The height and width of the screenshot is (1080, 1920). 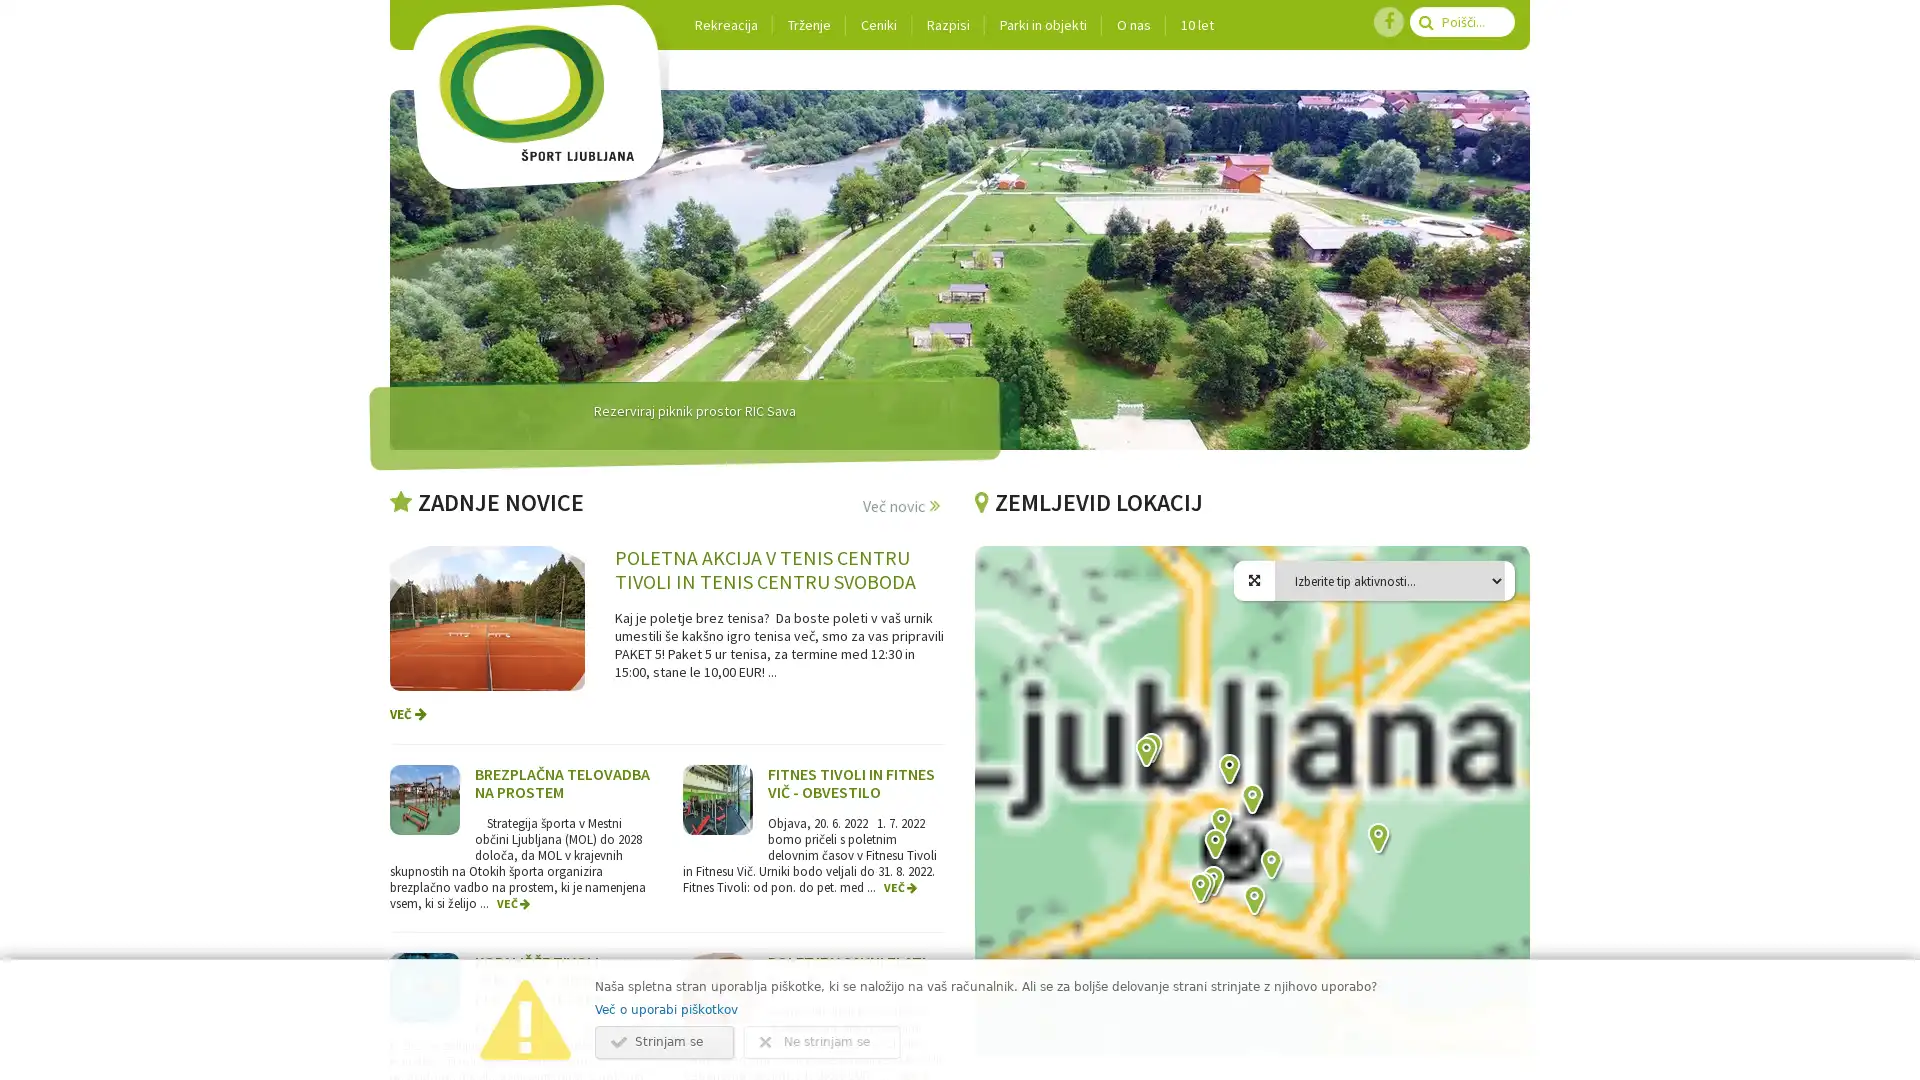 I want to click on Strinjam se, so click(x=664, y=1041).